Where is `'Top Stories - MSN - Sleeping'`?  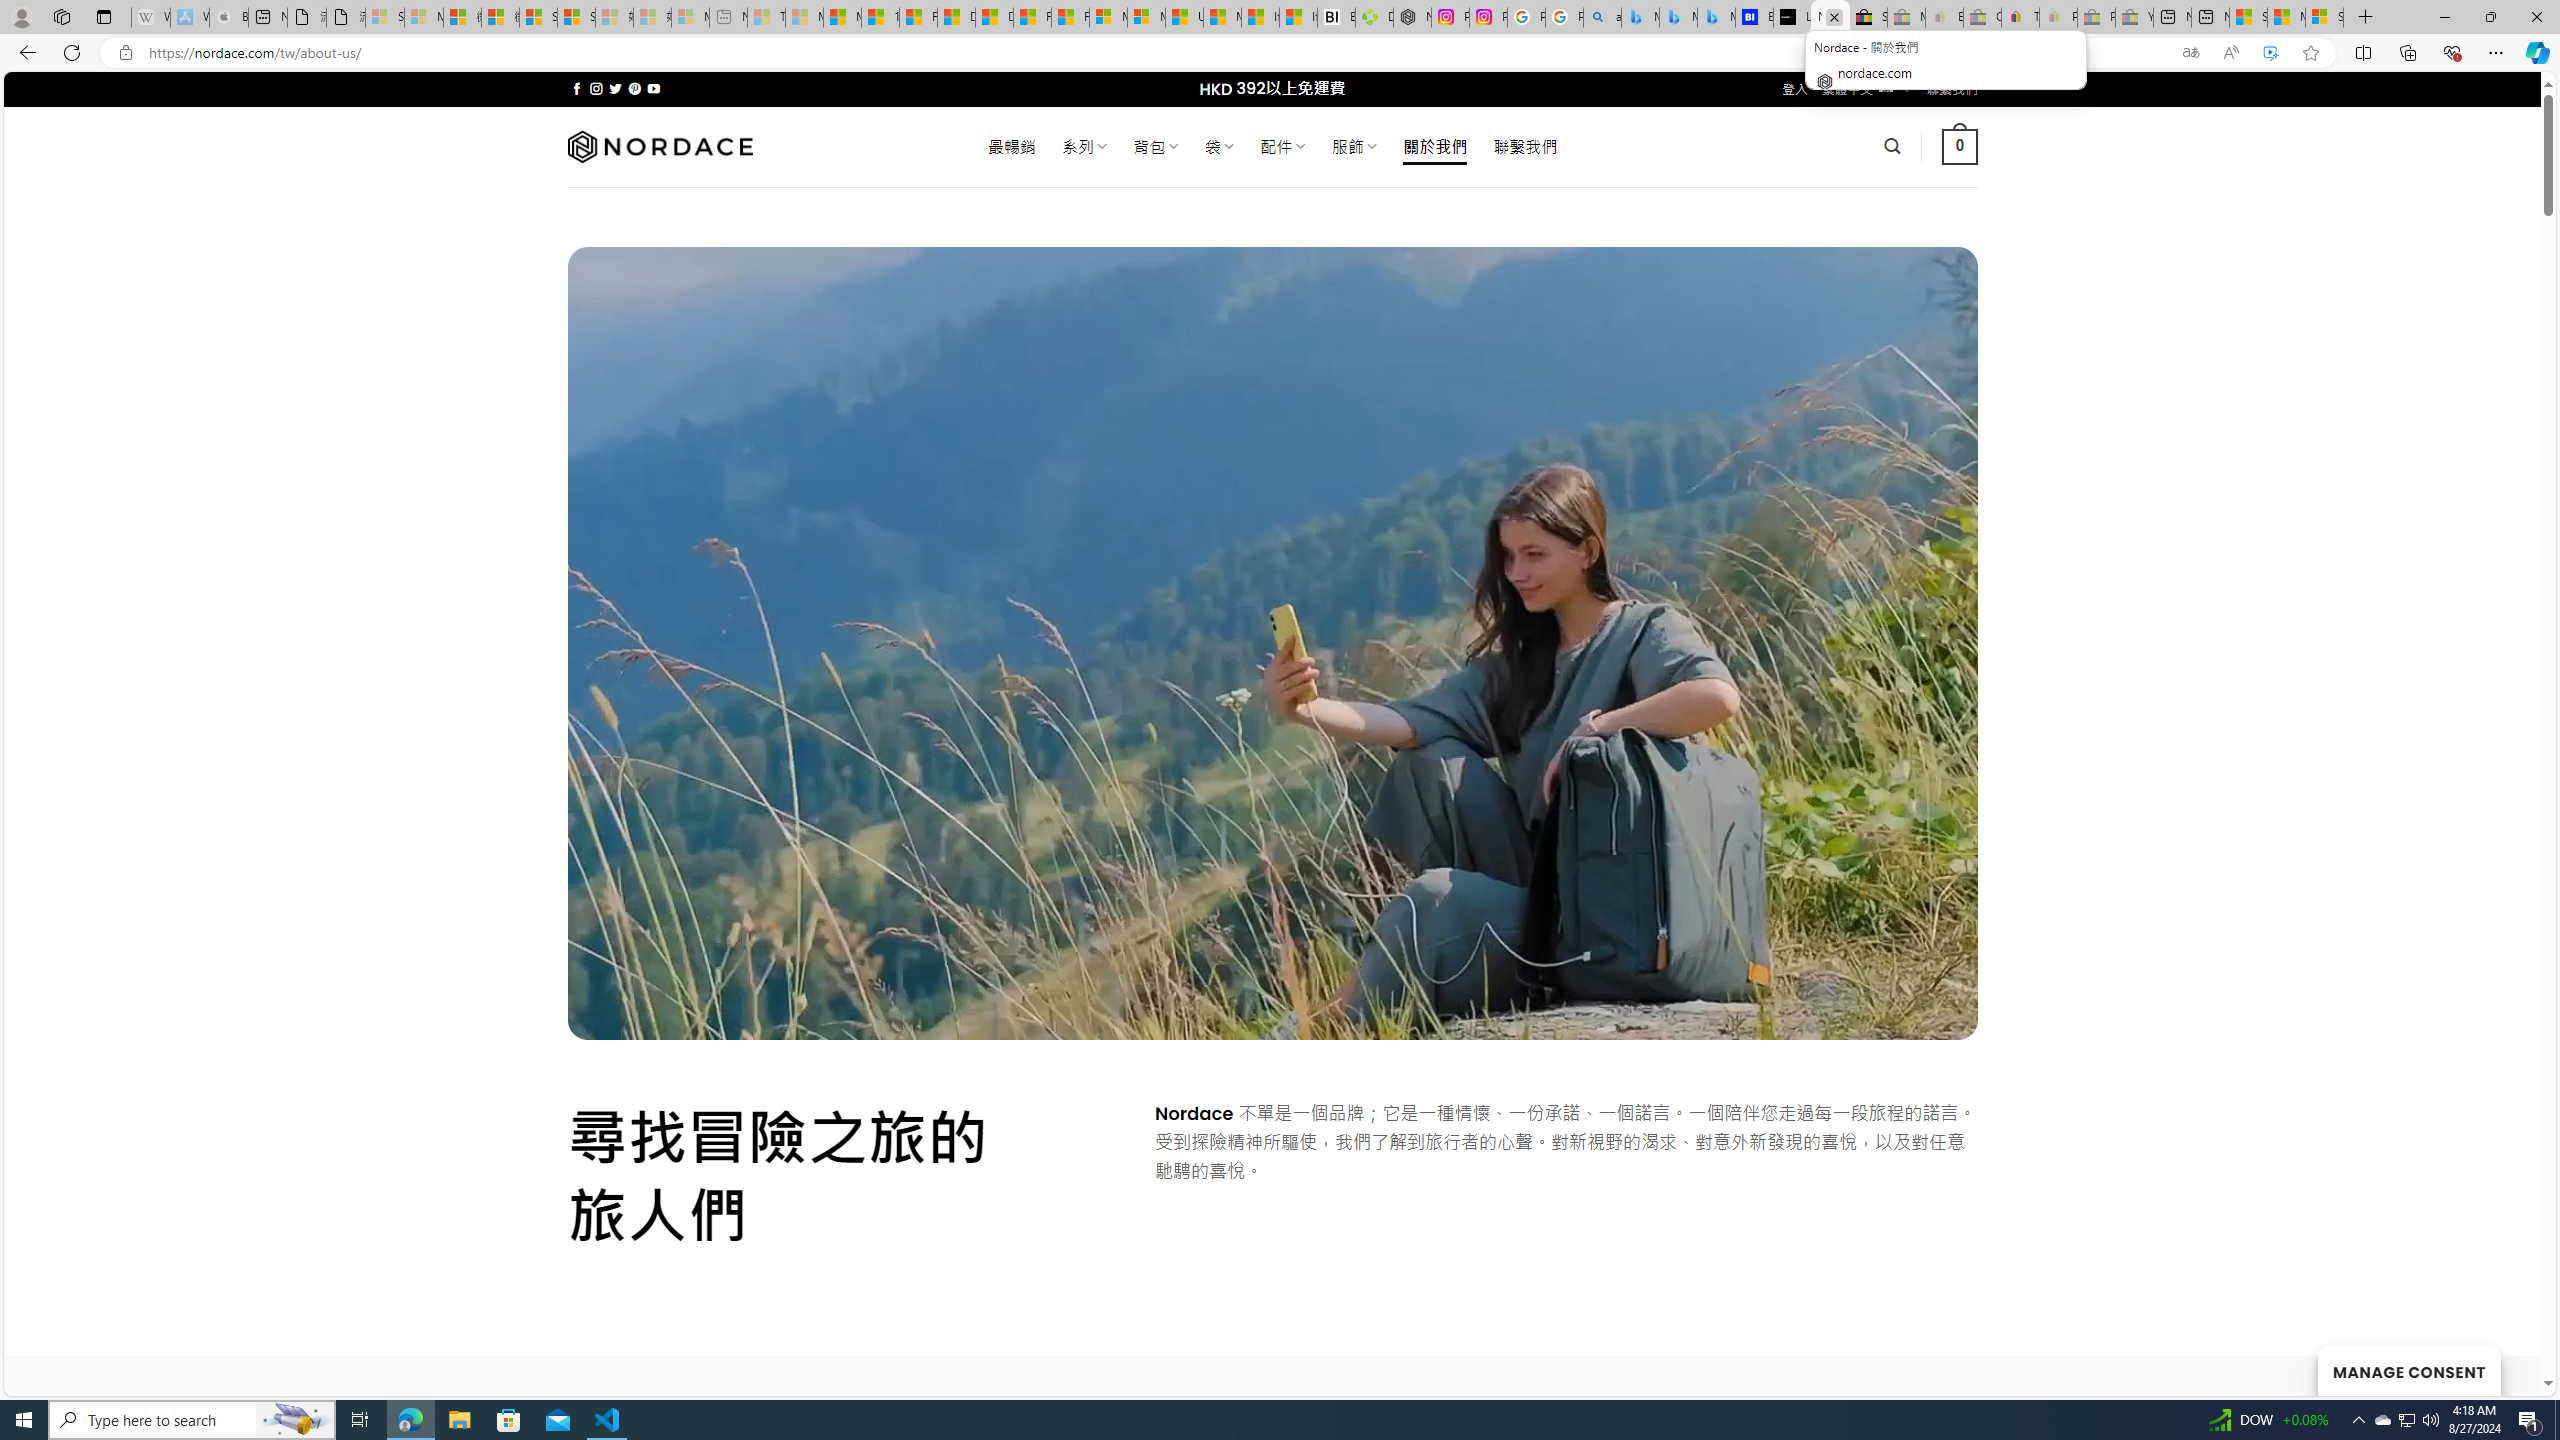 'Top Stories - MSN - Sleeping' is located at coordinates (766, 16).